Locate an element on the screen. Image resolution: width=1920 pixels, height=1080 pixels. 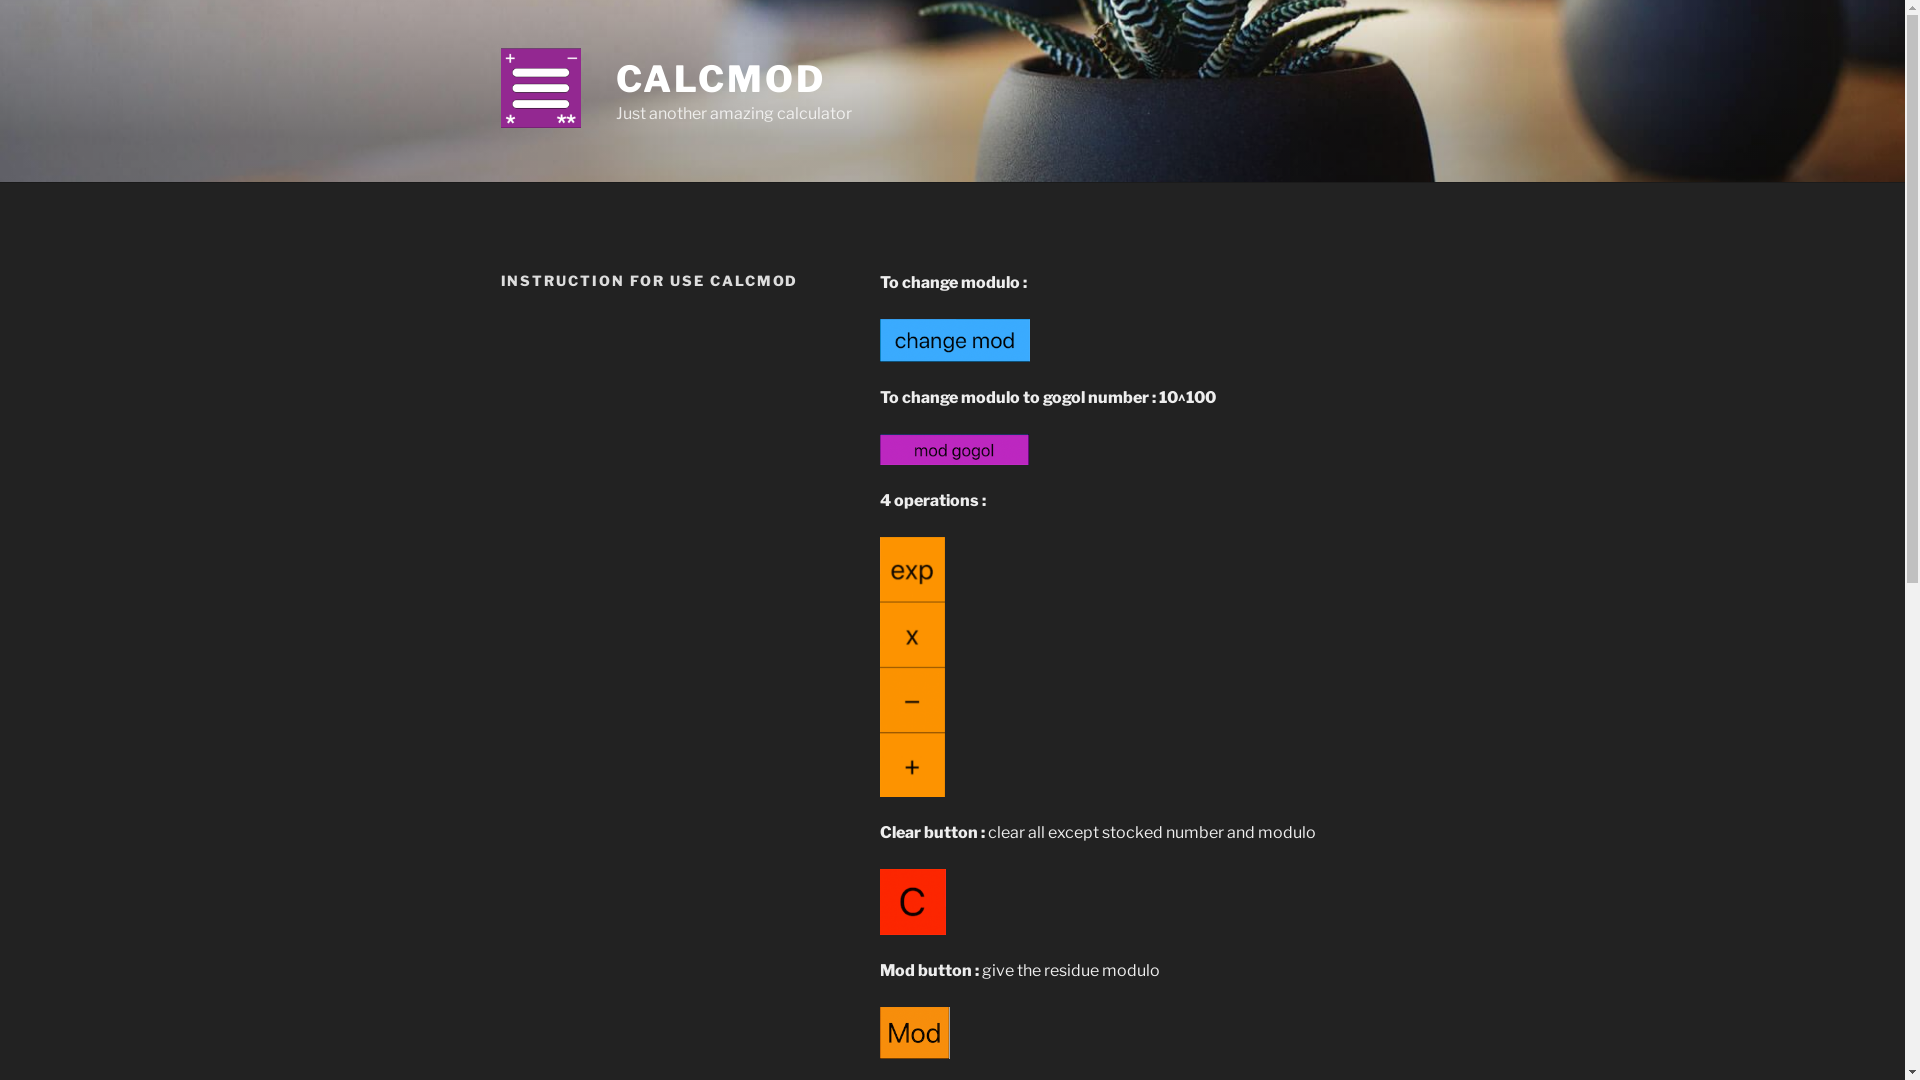
'CALCMOD' is located at coordinates (720, 77).